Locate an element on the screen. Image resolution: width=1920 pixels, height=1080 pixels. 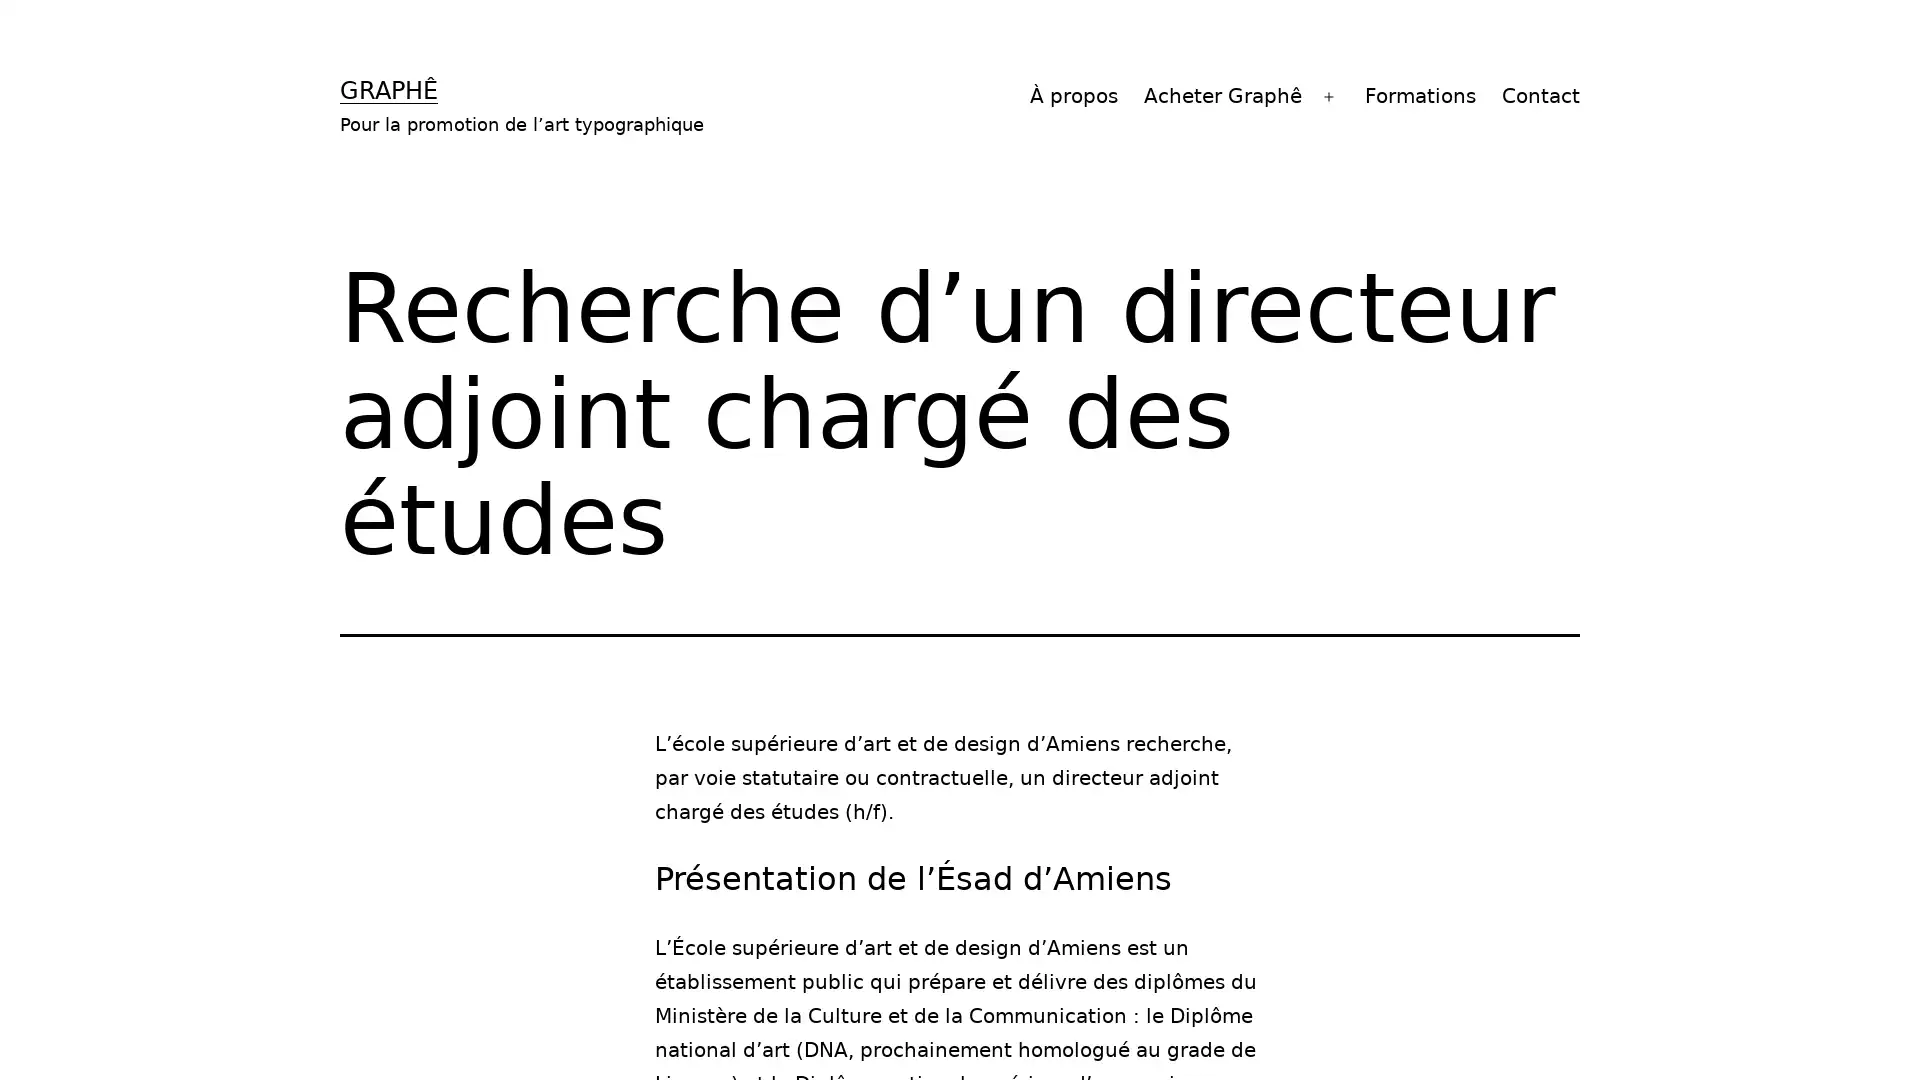
Ouvrir le menu is located at coordinates (1329, 96).